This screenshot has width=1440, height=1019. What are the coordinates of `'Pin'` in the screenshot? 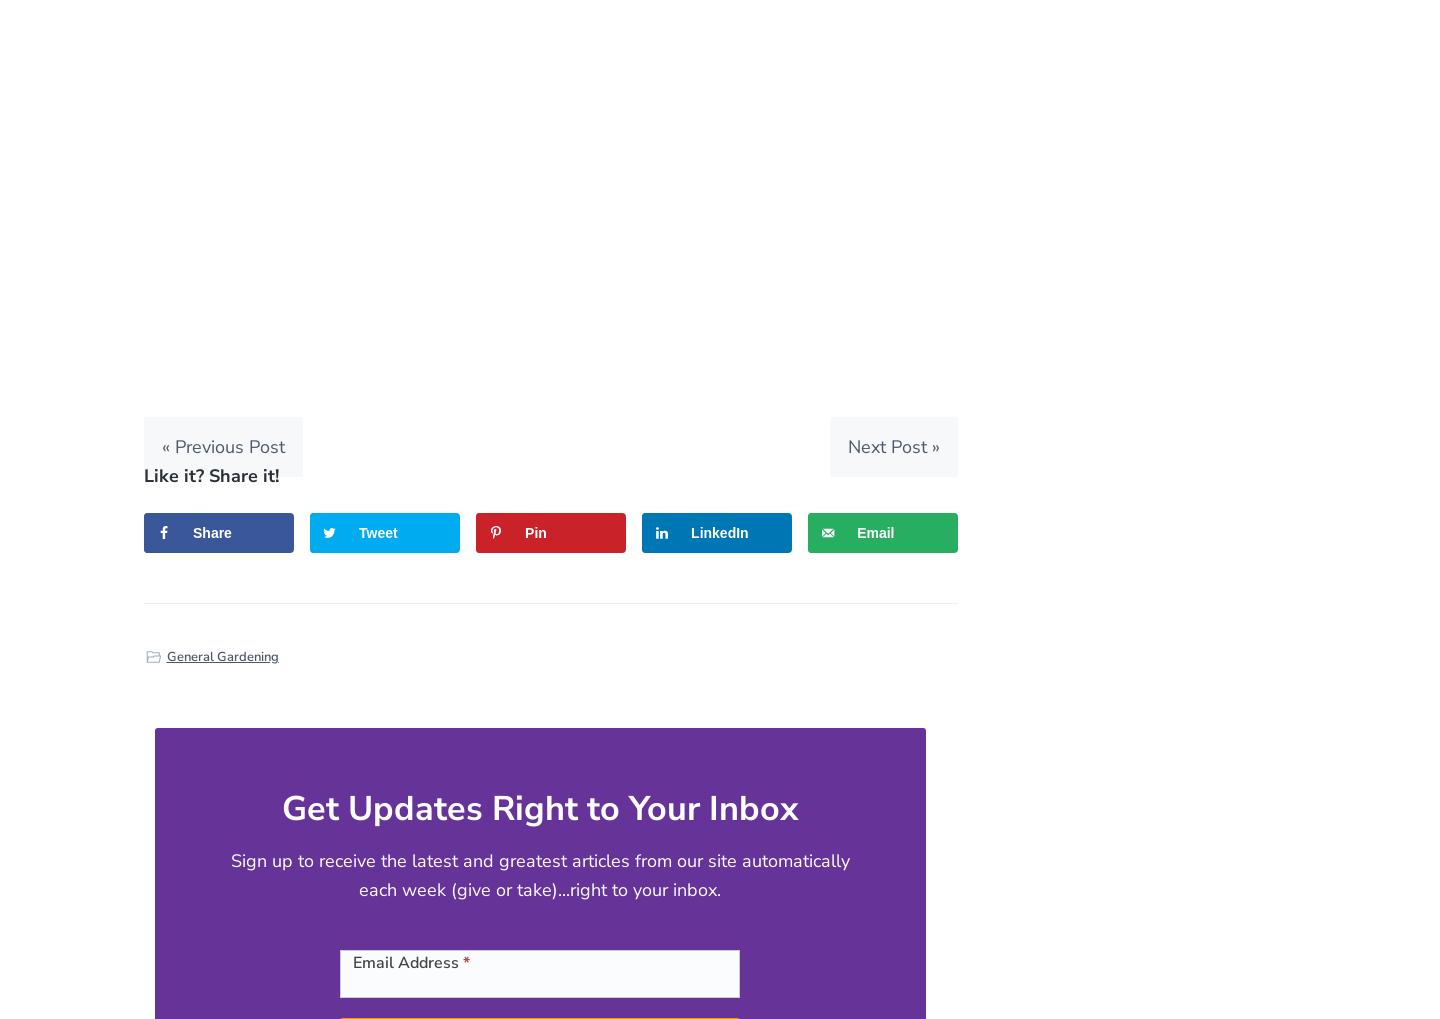 It's located at (524, 533).